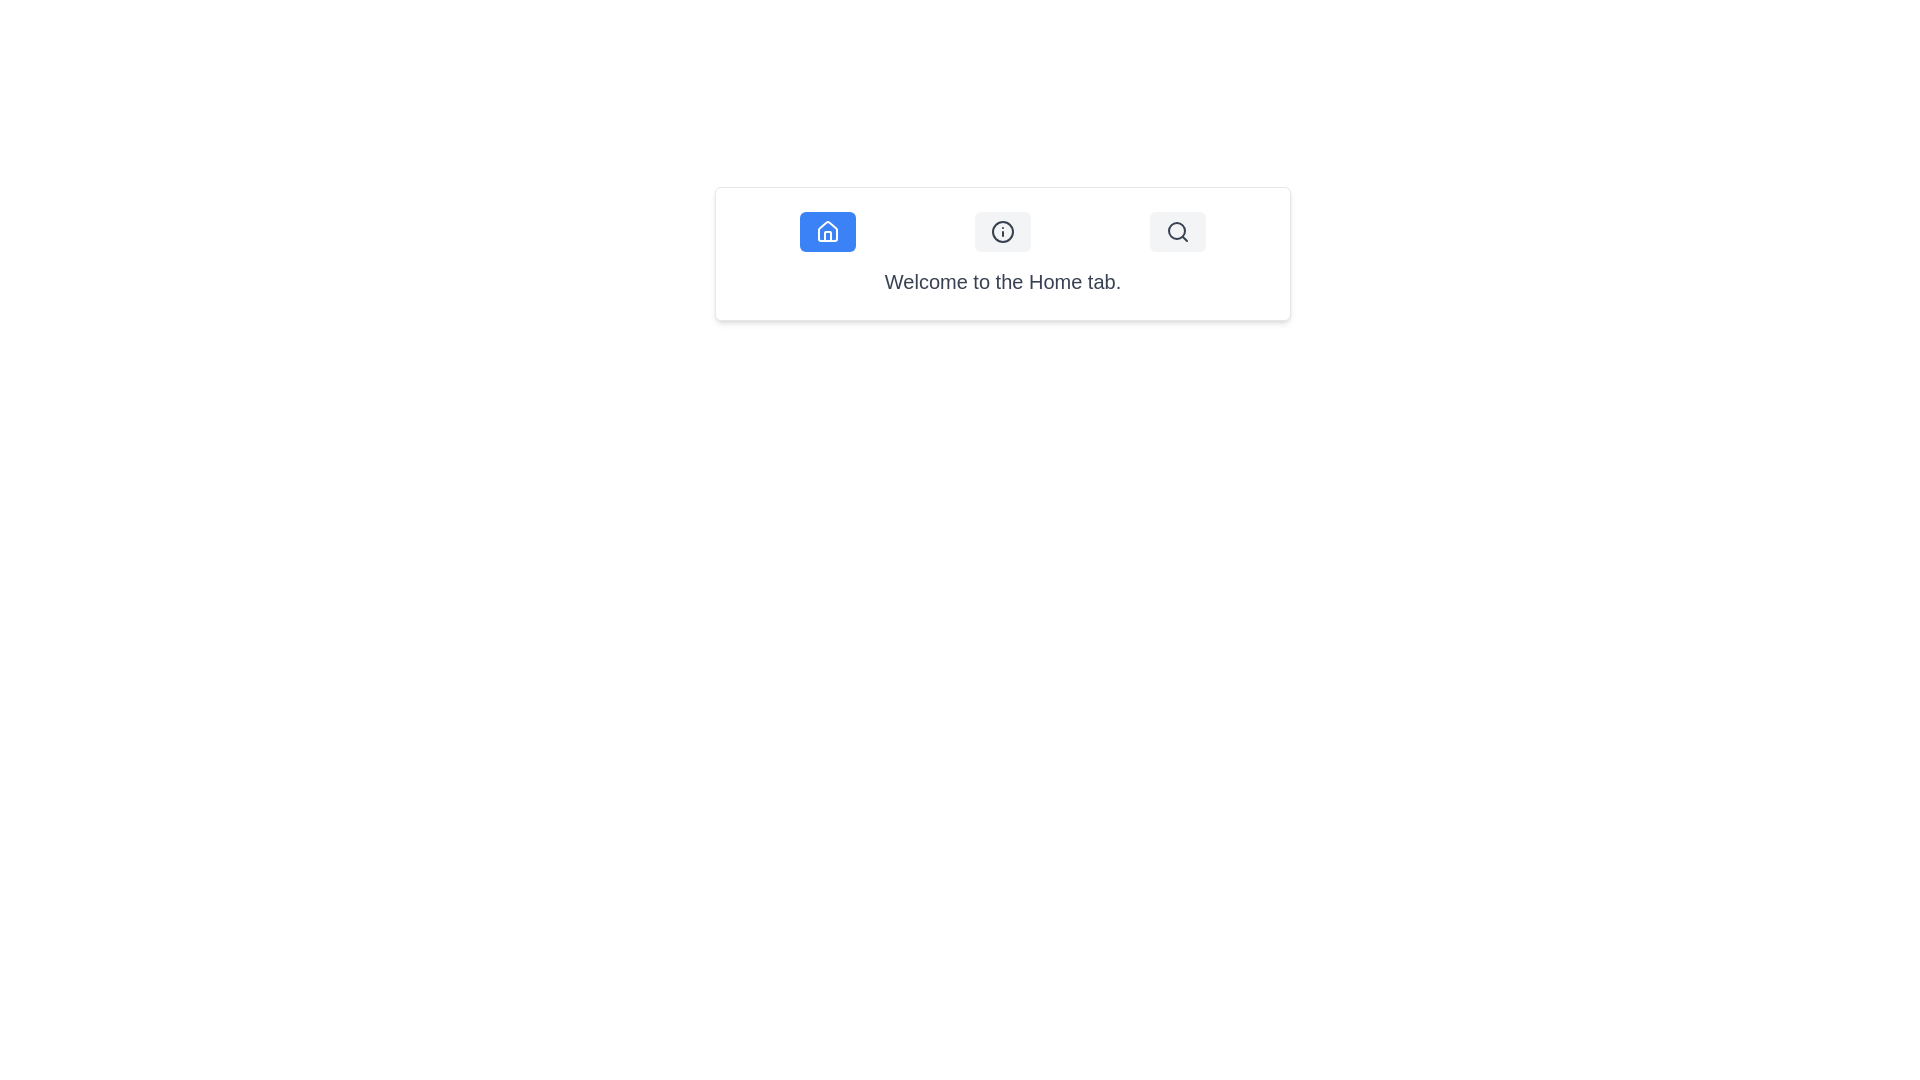 Image resolution: width=1920 pixels, height=1080 pixels. What do you see at coordinates (827, 230) in the screenshot?
I see `the blue, rounded rectangle button with a white house-shaped icon at its center` at bounding box center [827, 230].